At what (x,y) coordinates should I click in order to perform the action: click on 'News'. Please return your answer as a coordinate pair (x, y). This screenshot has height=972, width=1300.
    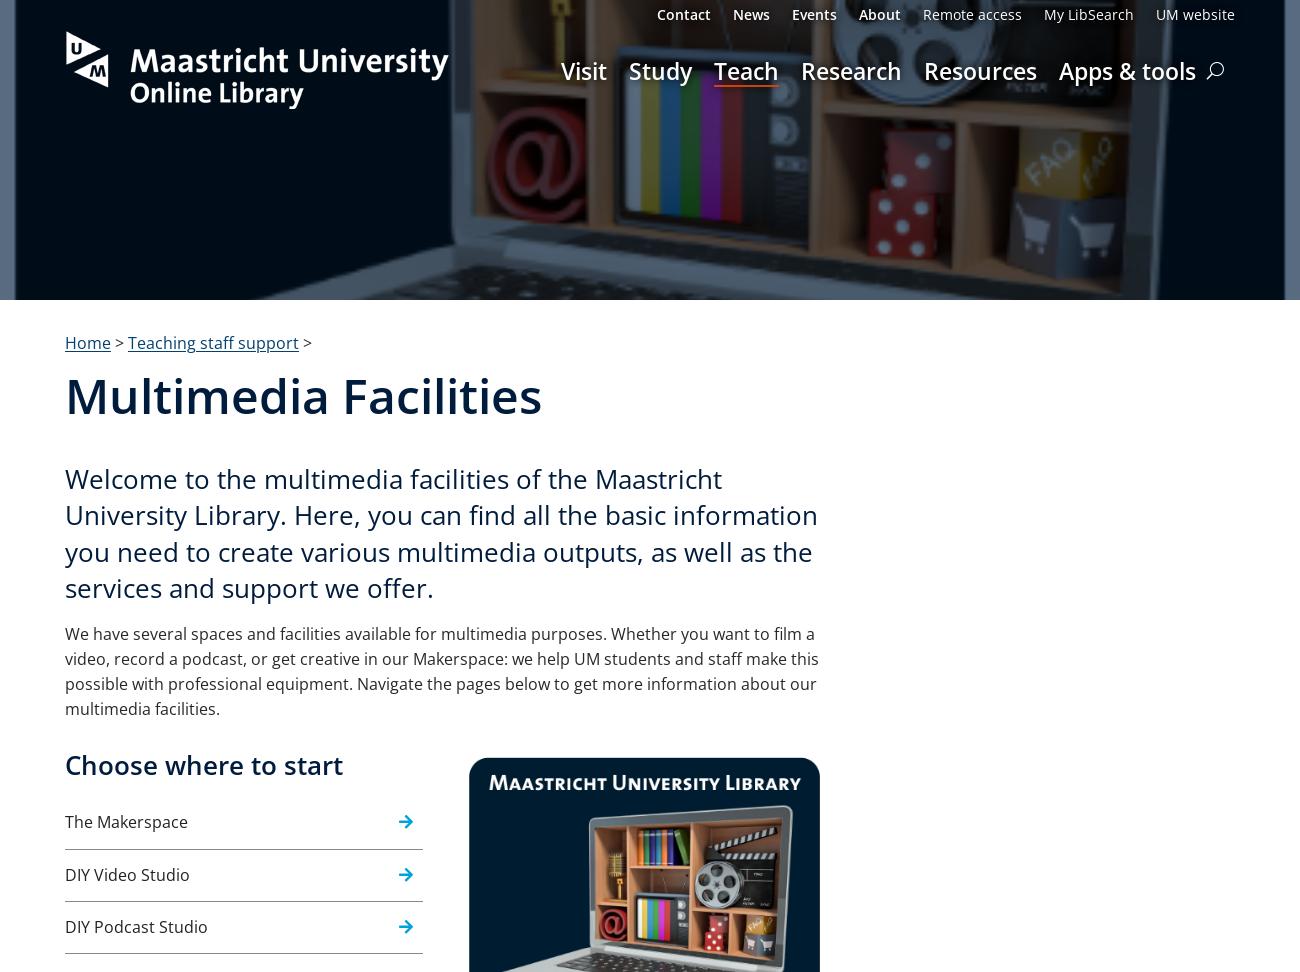
    Looking at the image, I should click on (751, 14).